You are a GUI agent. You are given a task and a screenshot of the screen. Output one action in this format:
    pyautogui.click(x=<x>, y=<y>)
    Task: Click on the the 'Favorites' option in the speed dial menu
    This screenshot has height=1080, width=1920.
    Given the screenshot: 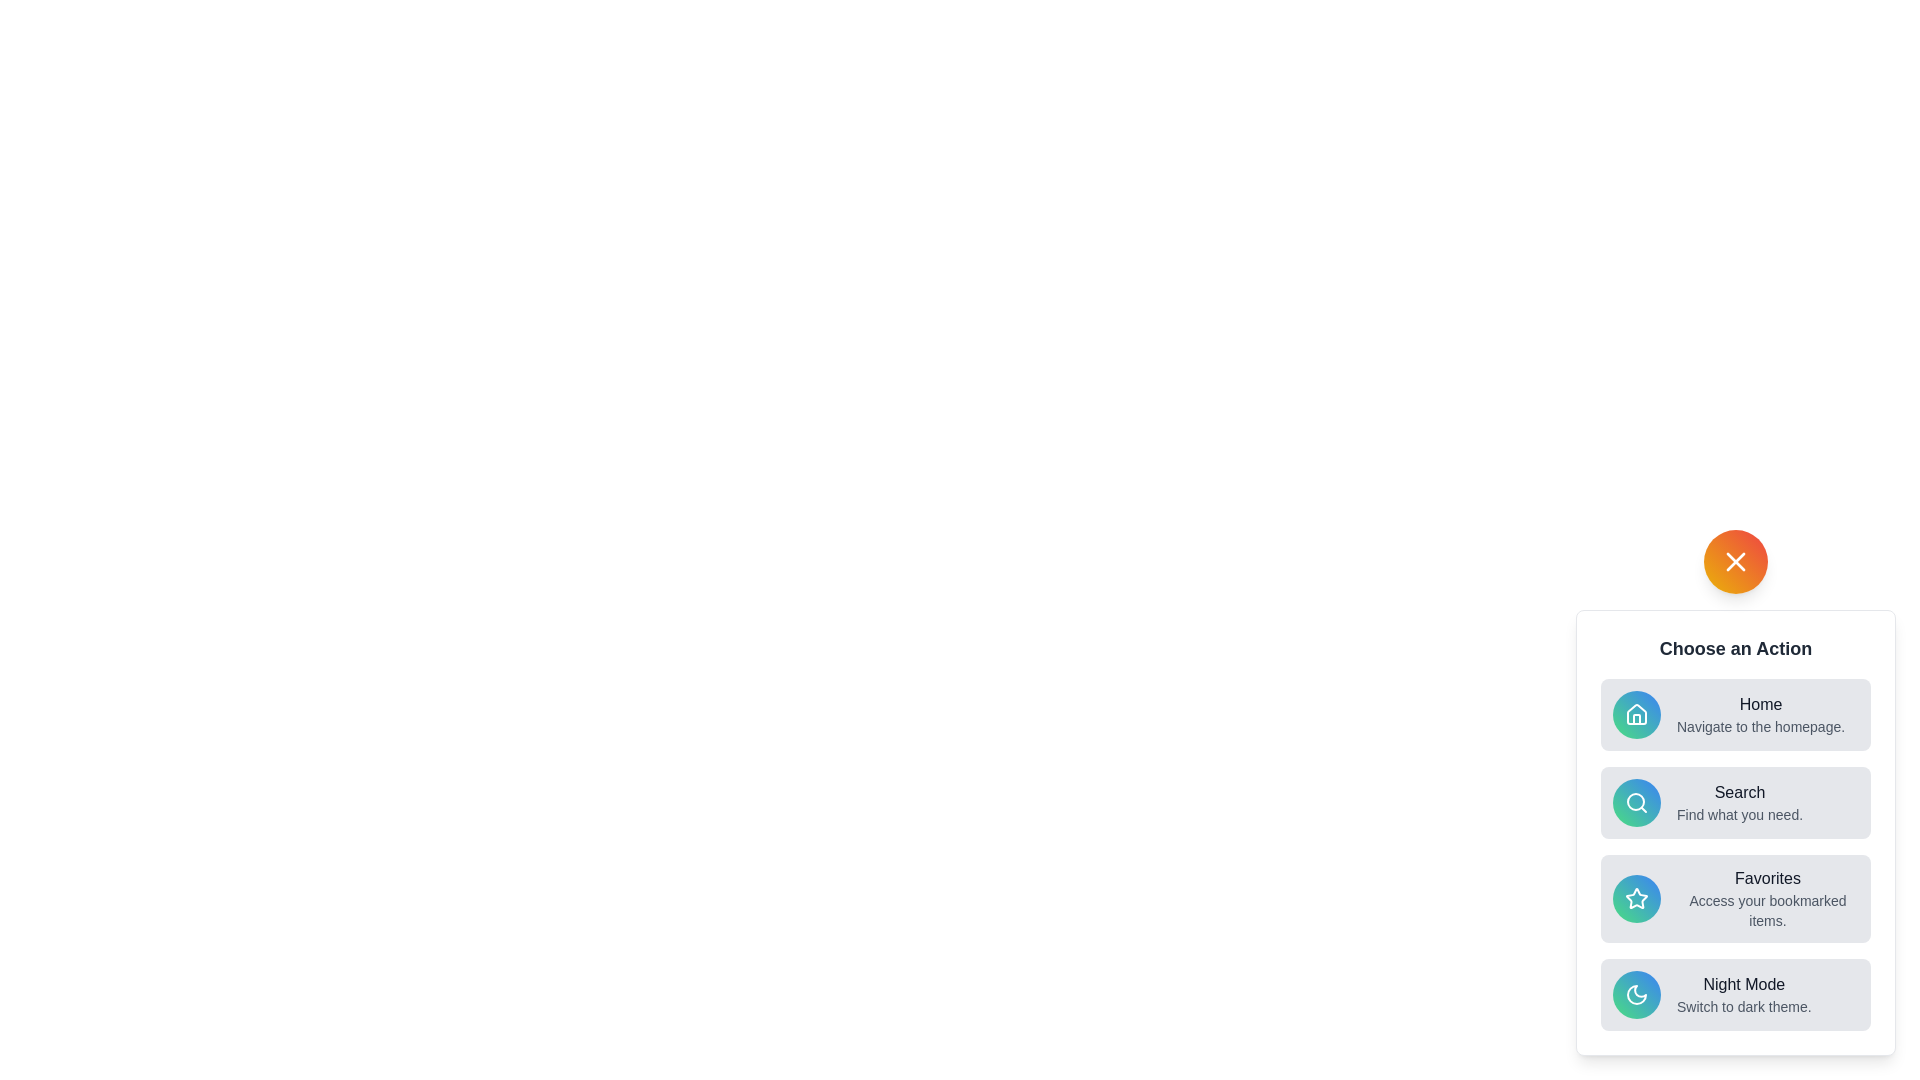 What is the action you would take?
    pyautogui.click(x=1735, y=897)
    